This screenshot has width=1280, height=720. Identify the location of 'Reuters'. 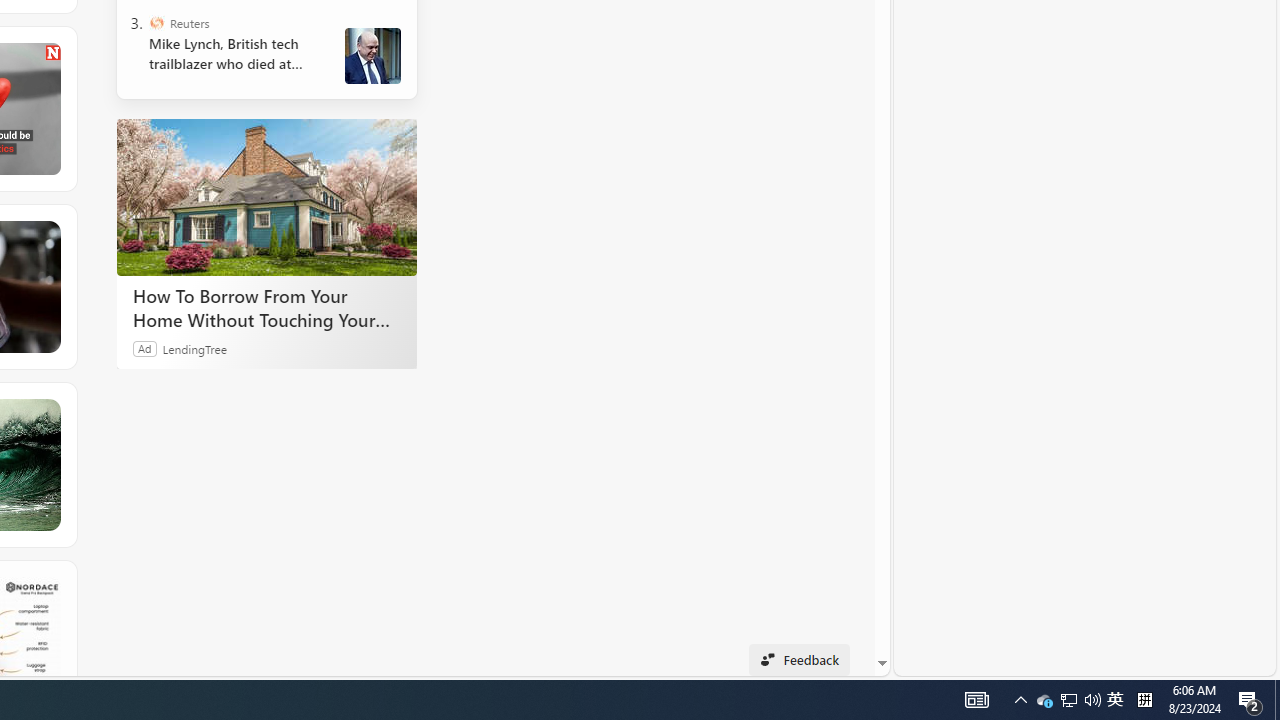
(155, 23).